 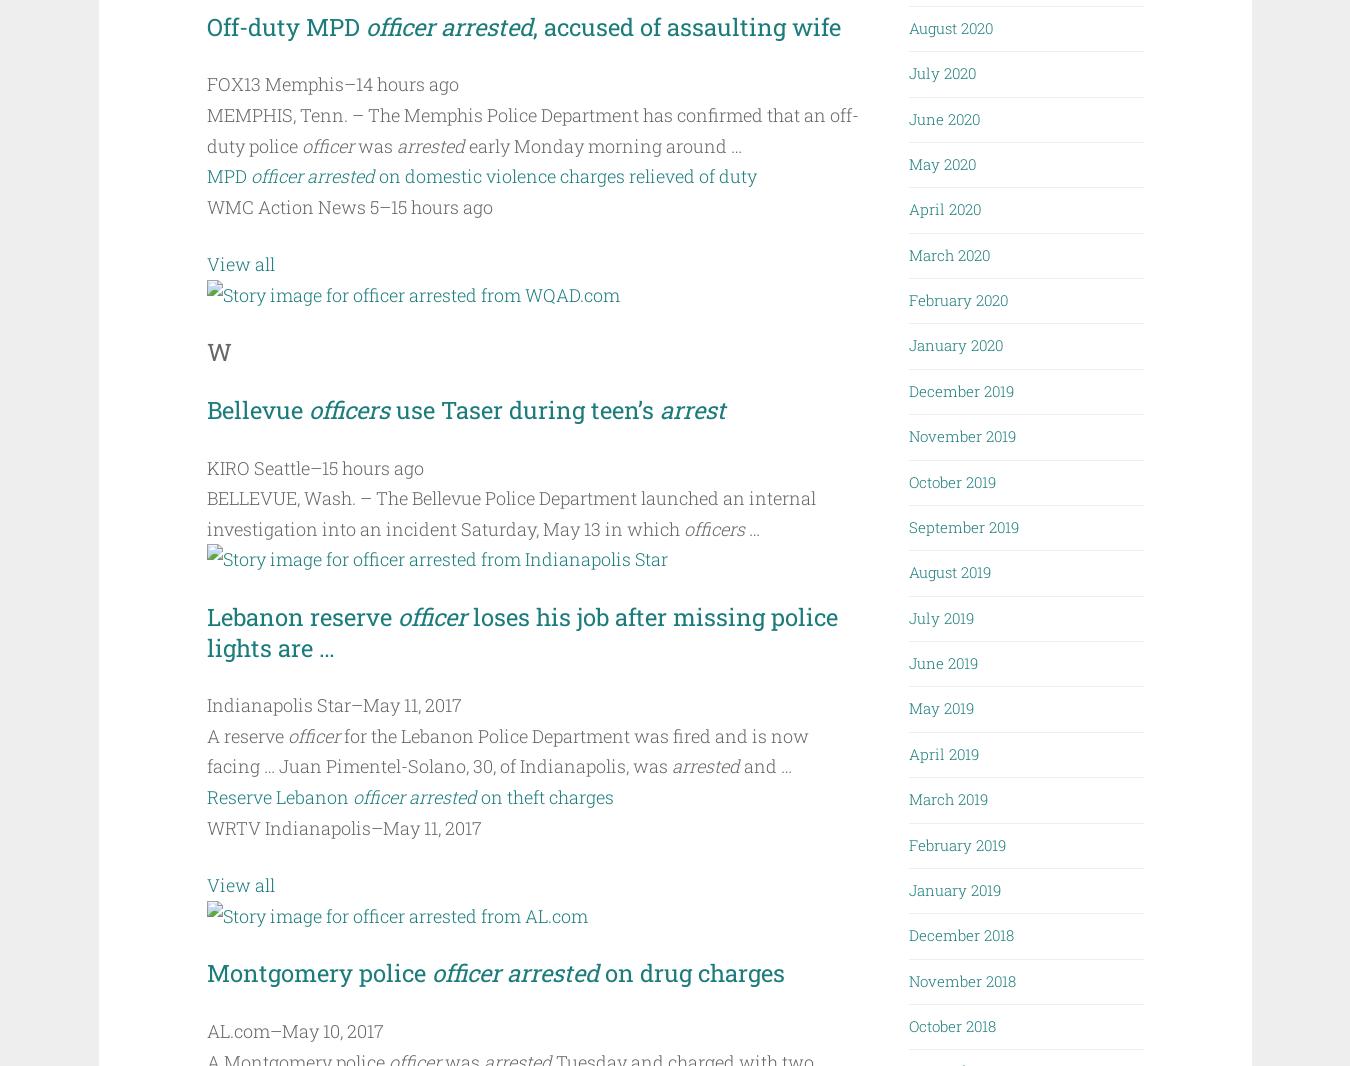 What do you see at coordinates (522, 631) in the screenshot?
I see `'loses his job after missing police lights are …'` at bounding box center [522, 631].